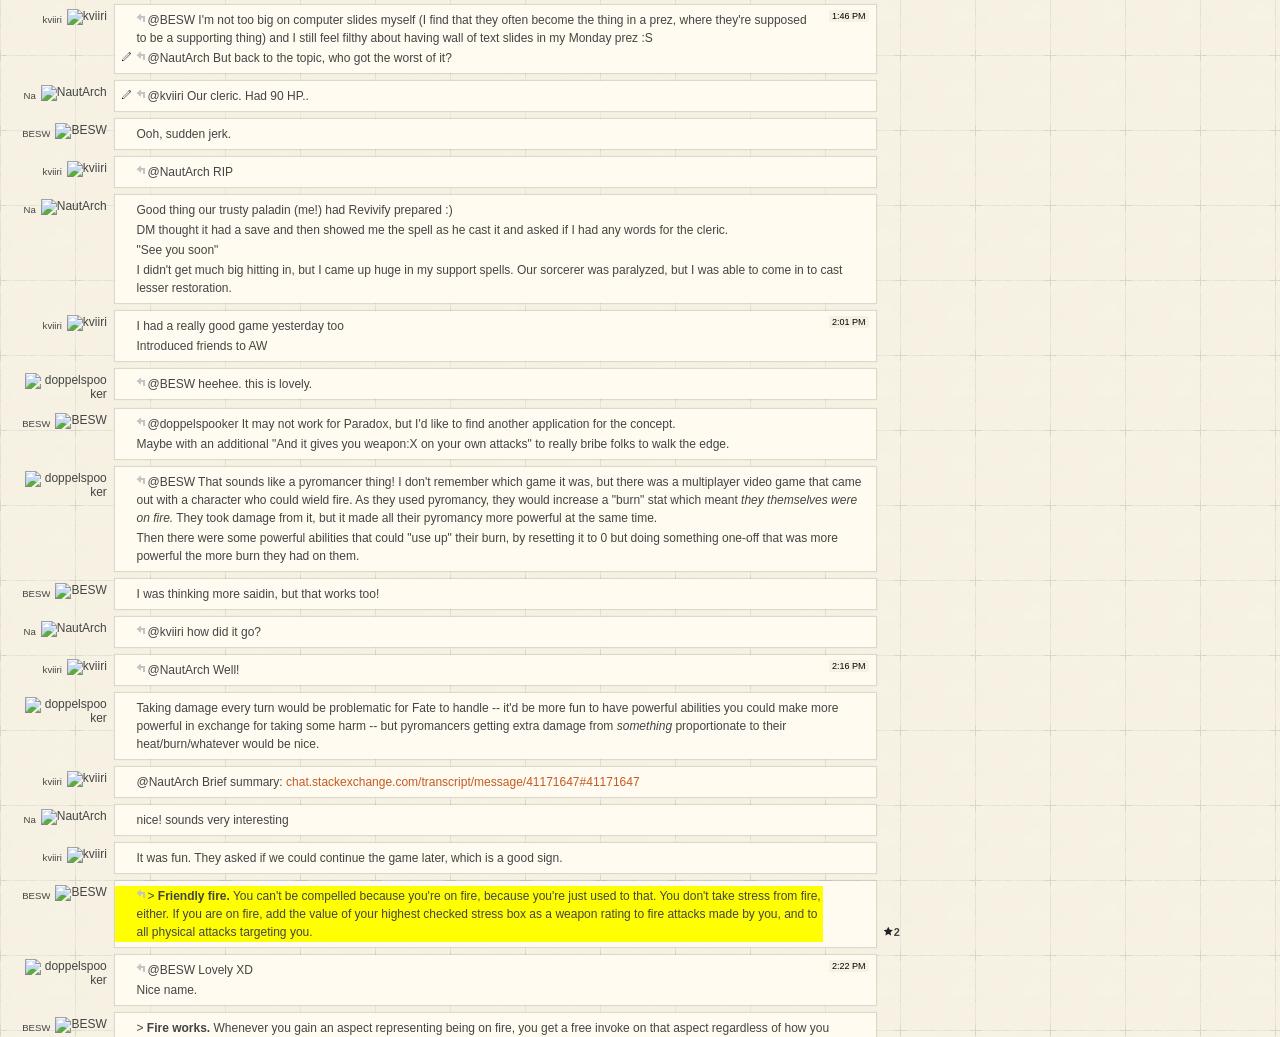 The image size is (1280, 1037). I want to click on '@NautArch But back to the topic, who got the worst of it?', so click(298, 56).